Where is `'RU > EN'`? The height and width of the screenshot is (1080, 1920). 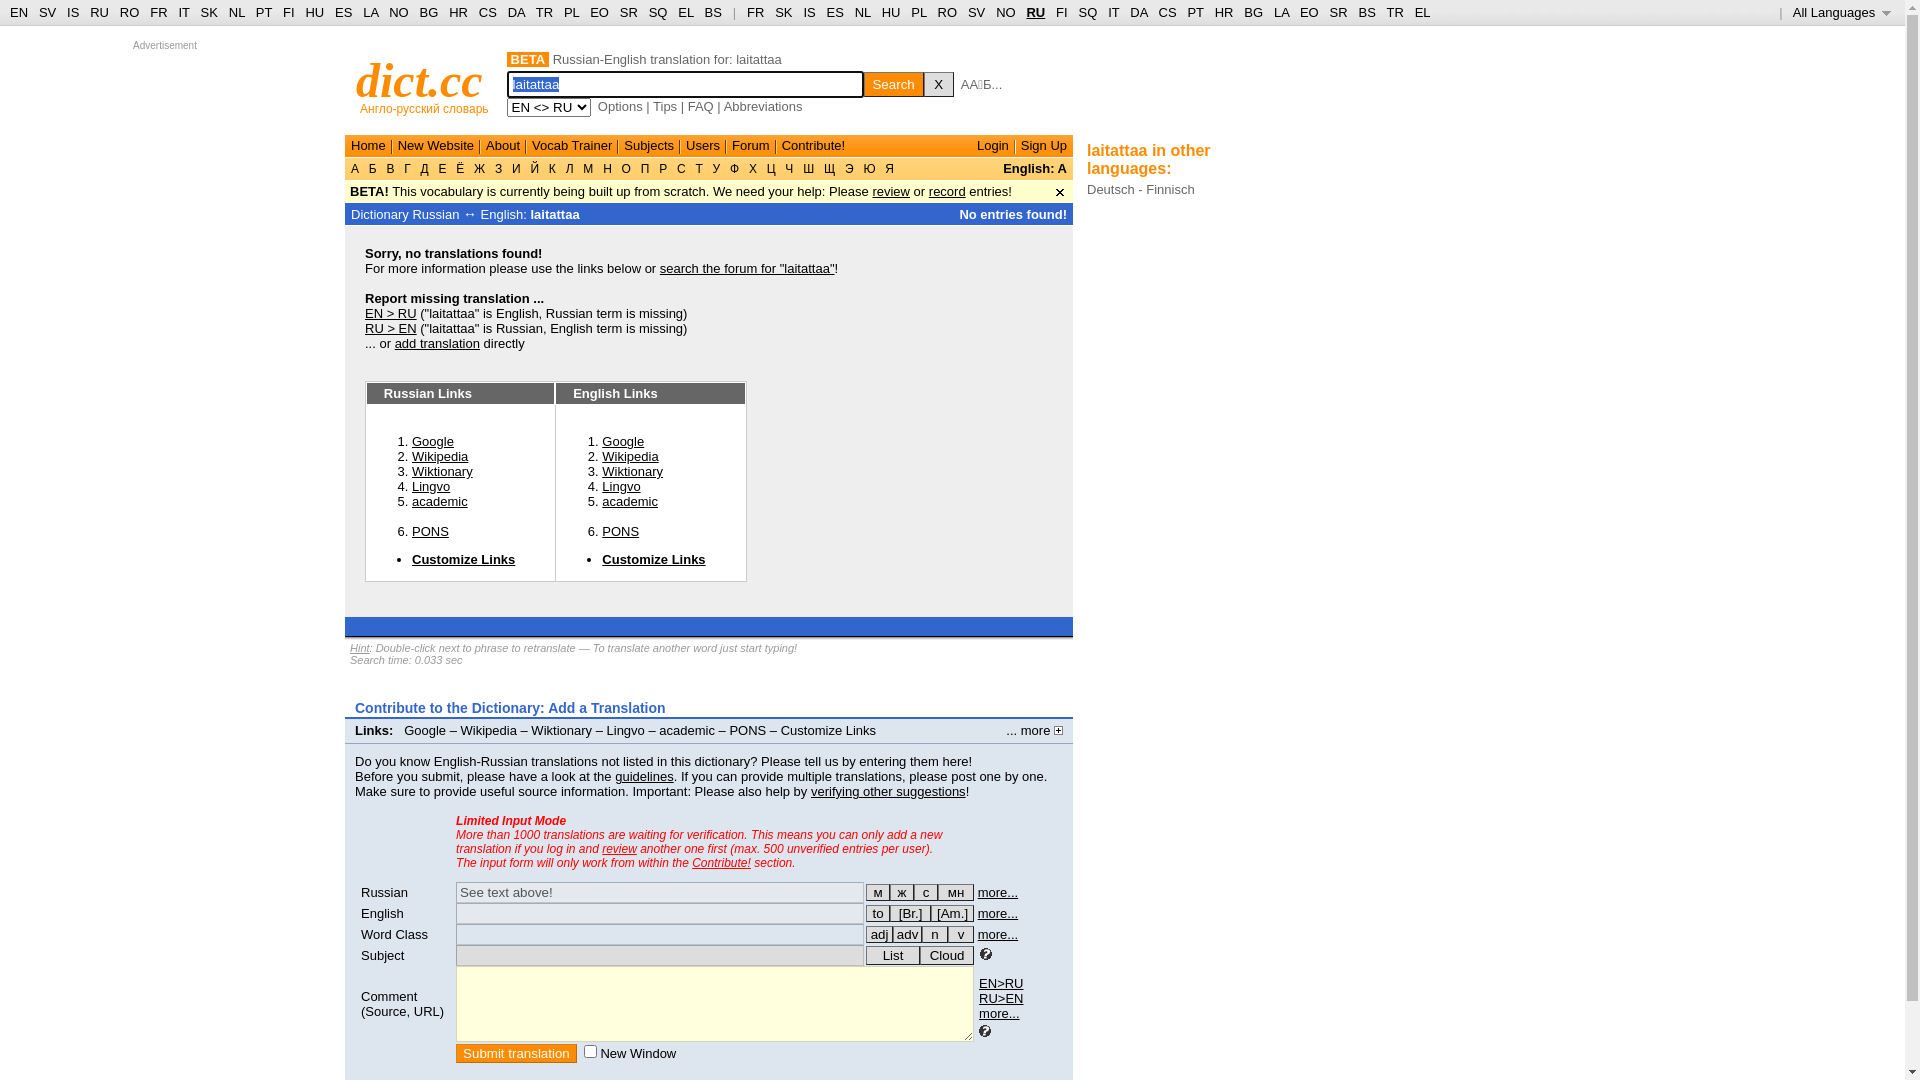 'RU > EN' is located at coordinates (364, 327).